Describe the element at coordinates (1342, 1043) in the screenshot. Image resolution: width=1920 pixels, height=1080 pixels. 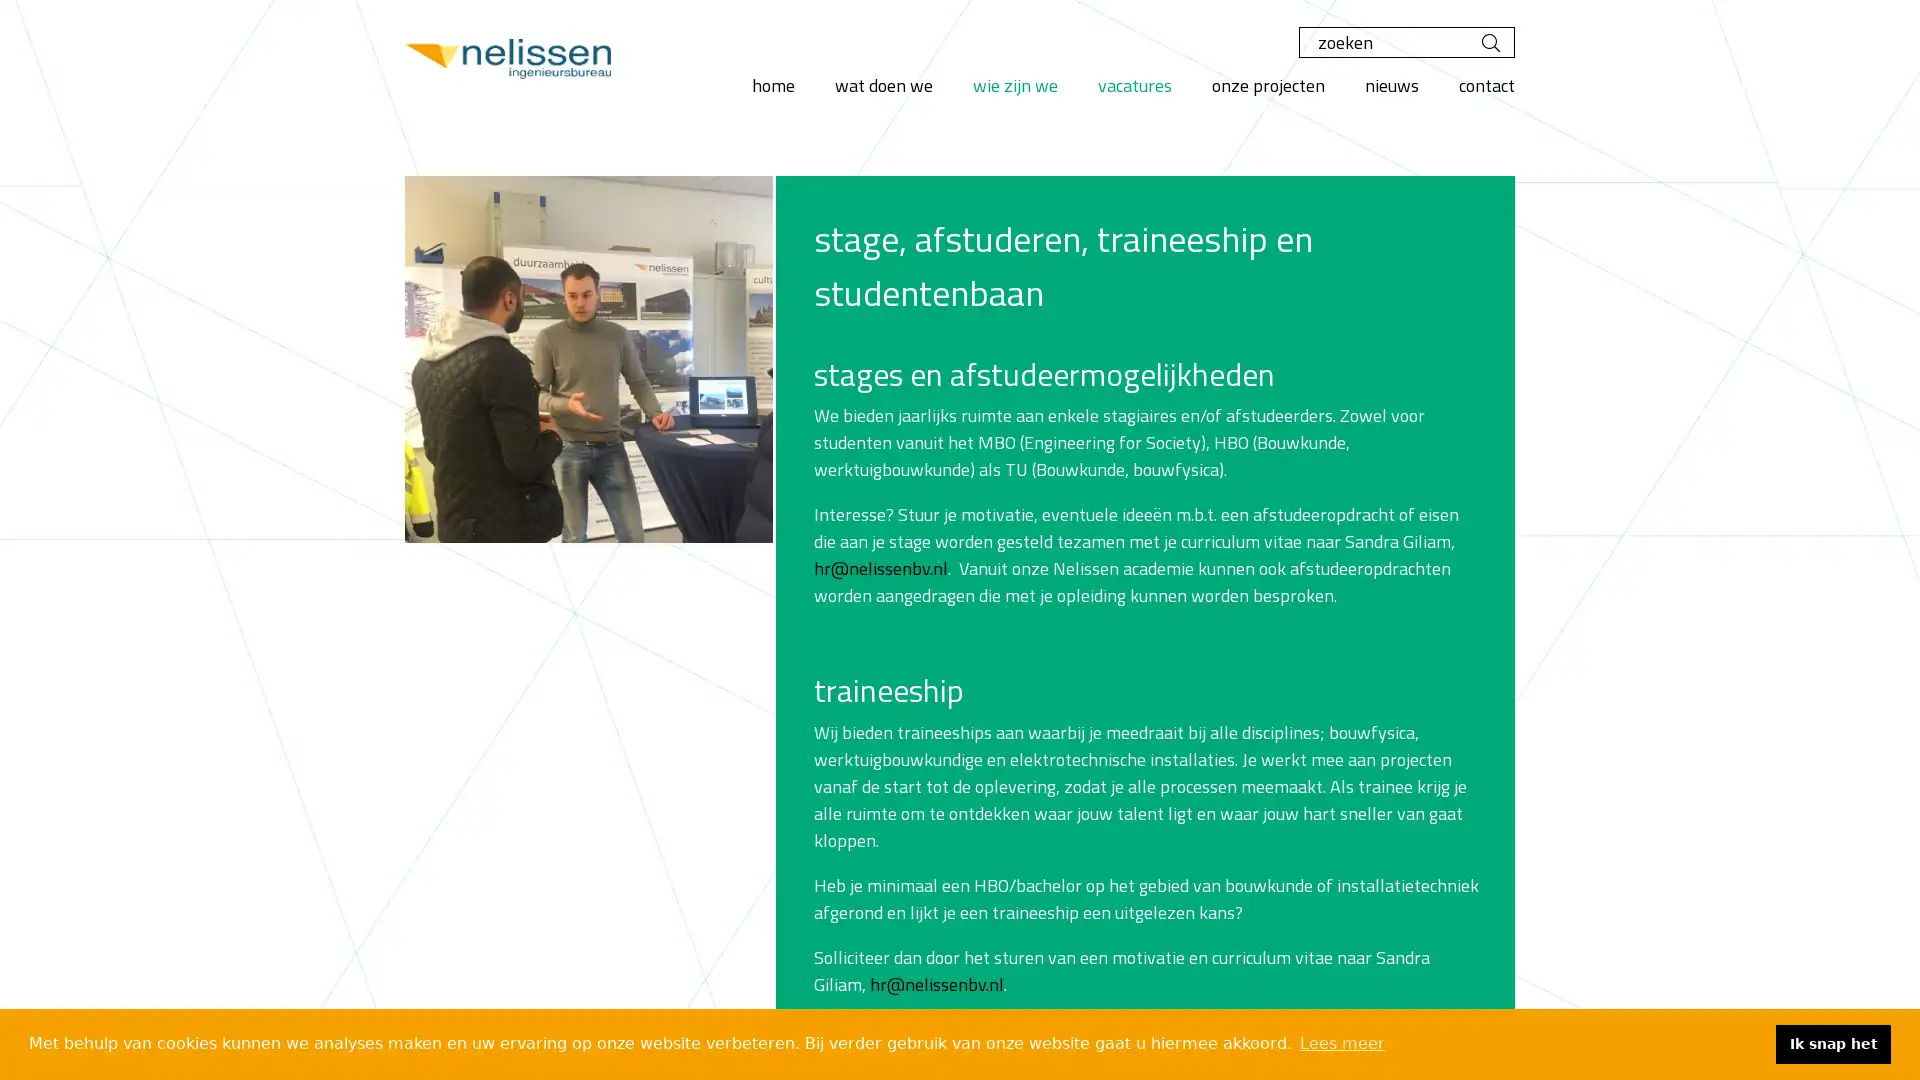
I see `learn more about cookies` at that location.